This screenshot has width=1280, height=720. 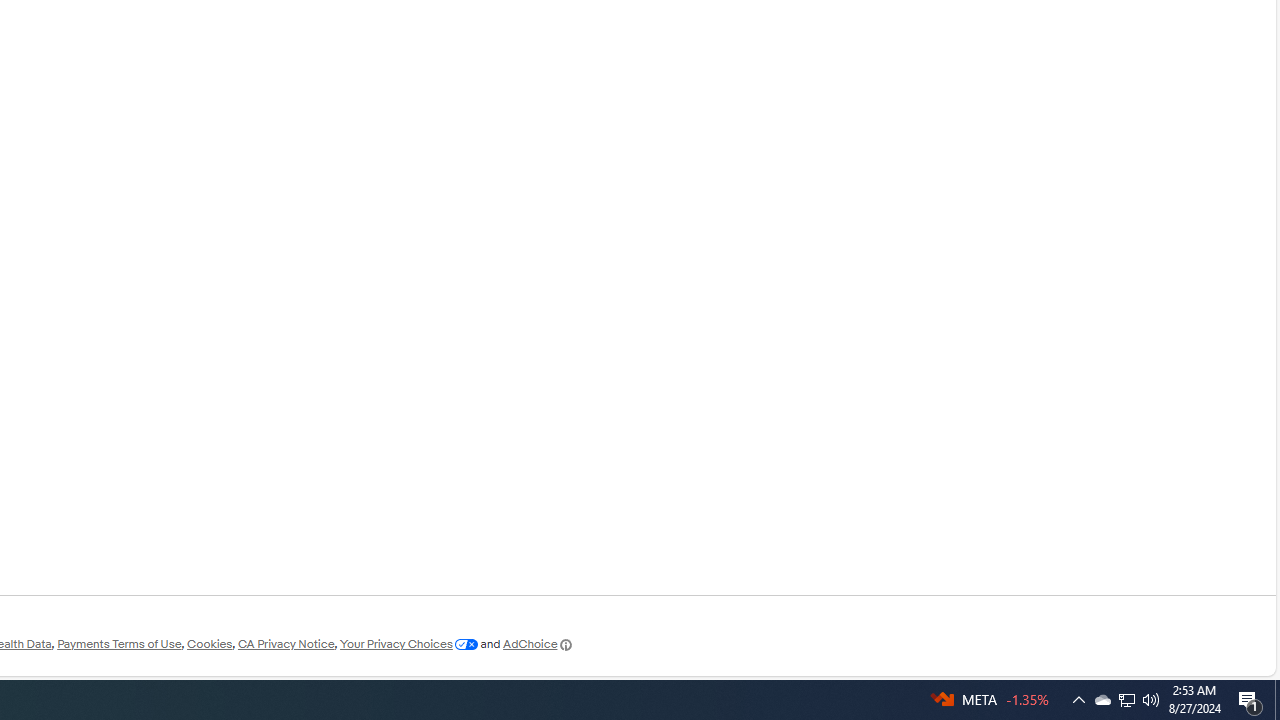 I want to click on 'Payments Terms of Use', so click(x=118, y=644).